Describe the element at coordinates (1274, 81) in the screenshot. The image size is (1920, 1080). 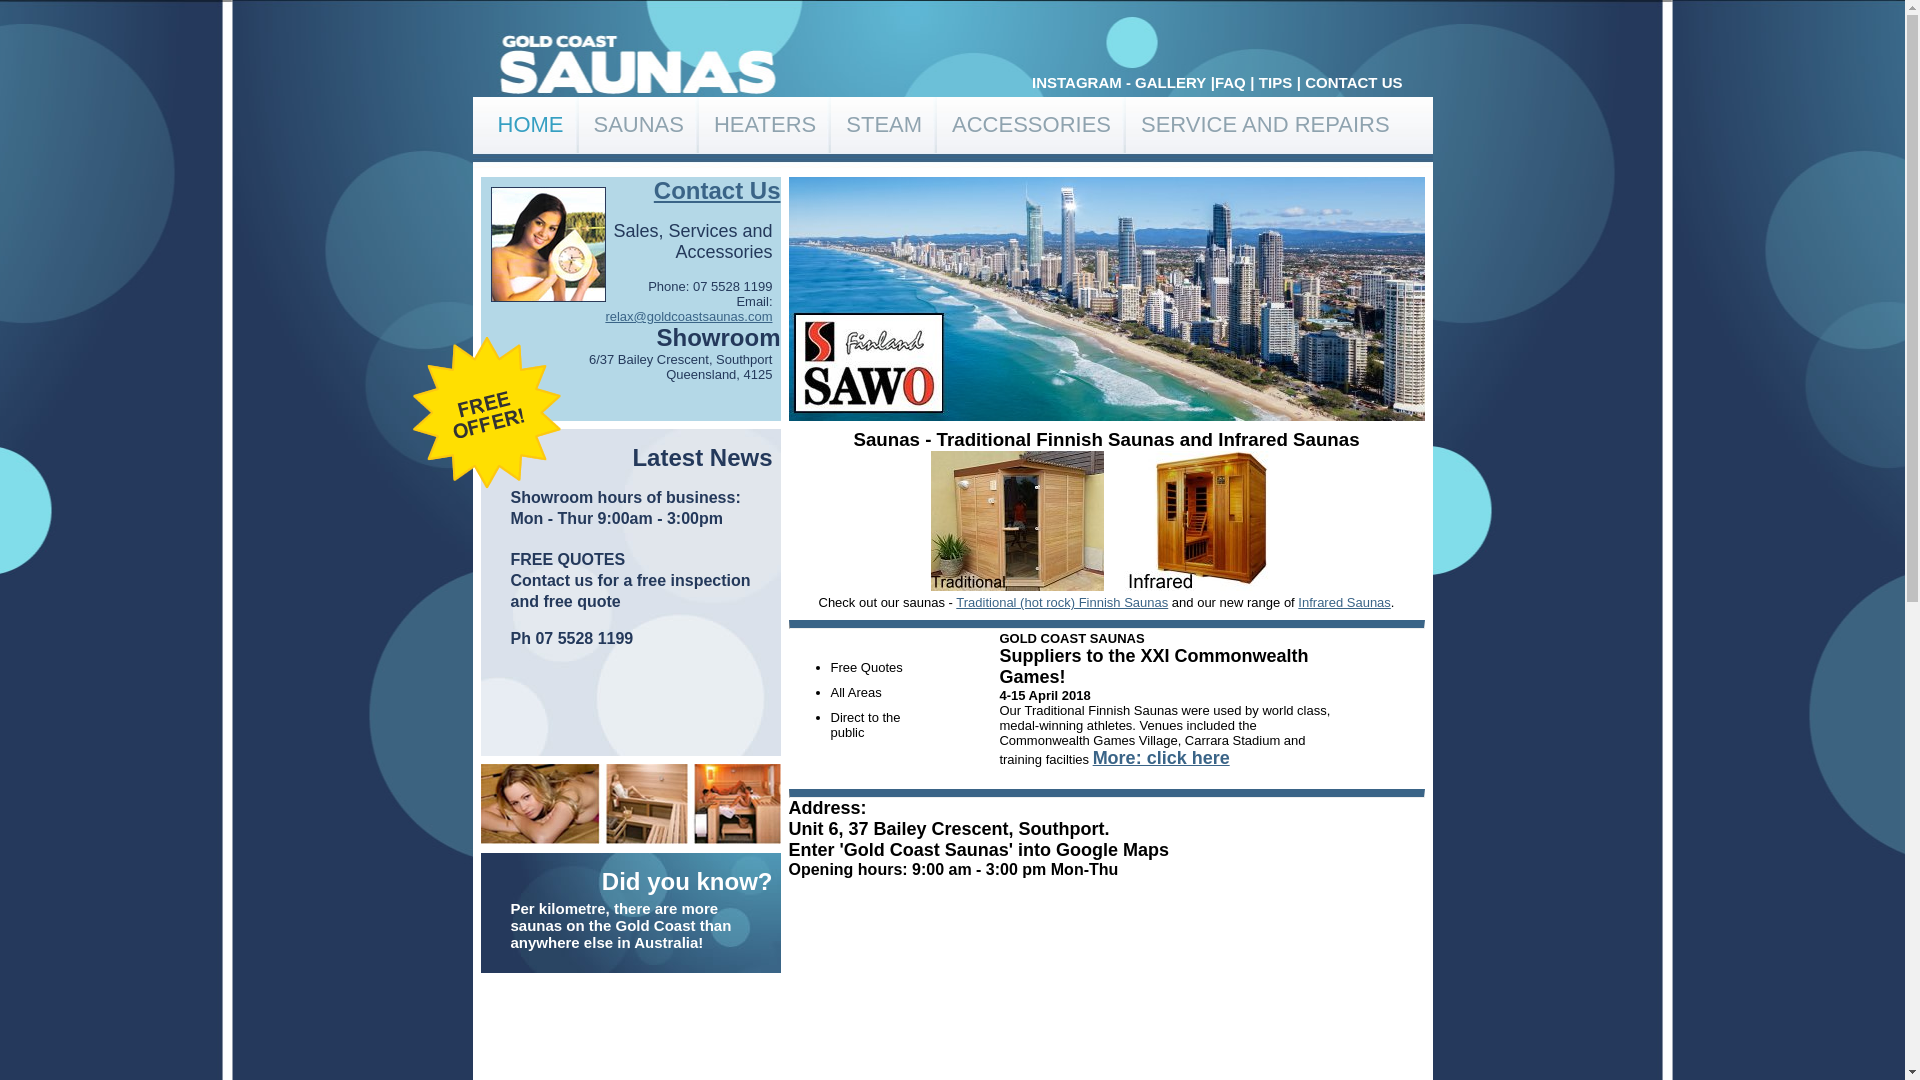
I see `'TIPS'` at that location.